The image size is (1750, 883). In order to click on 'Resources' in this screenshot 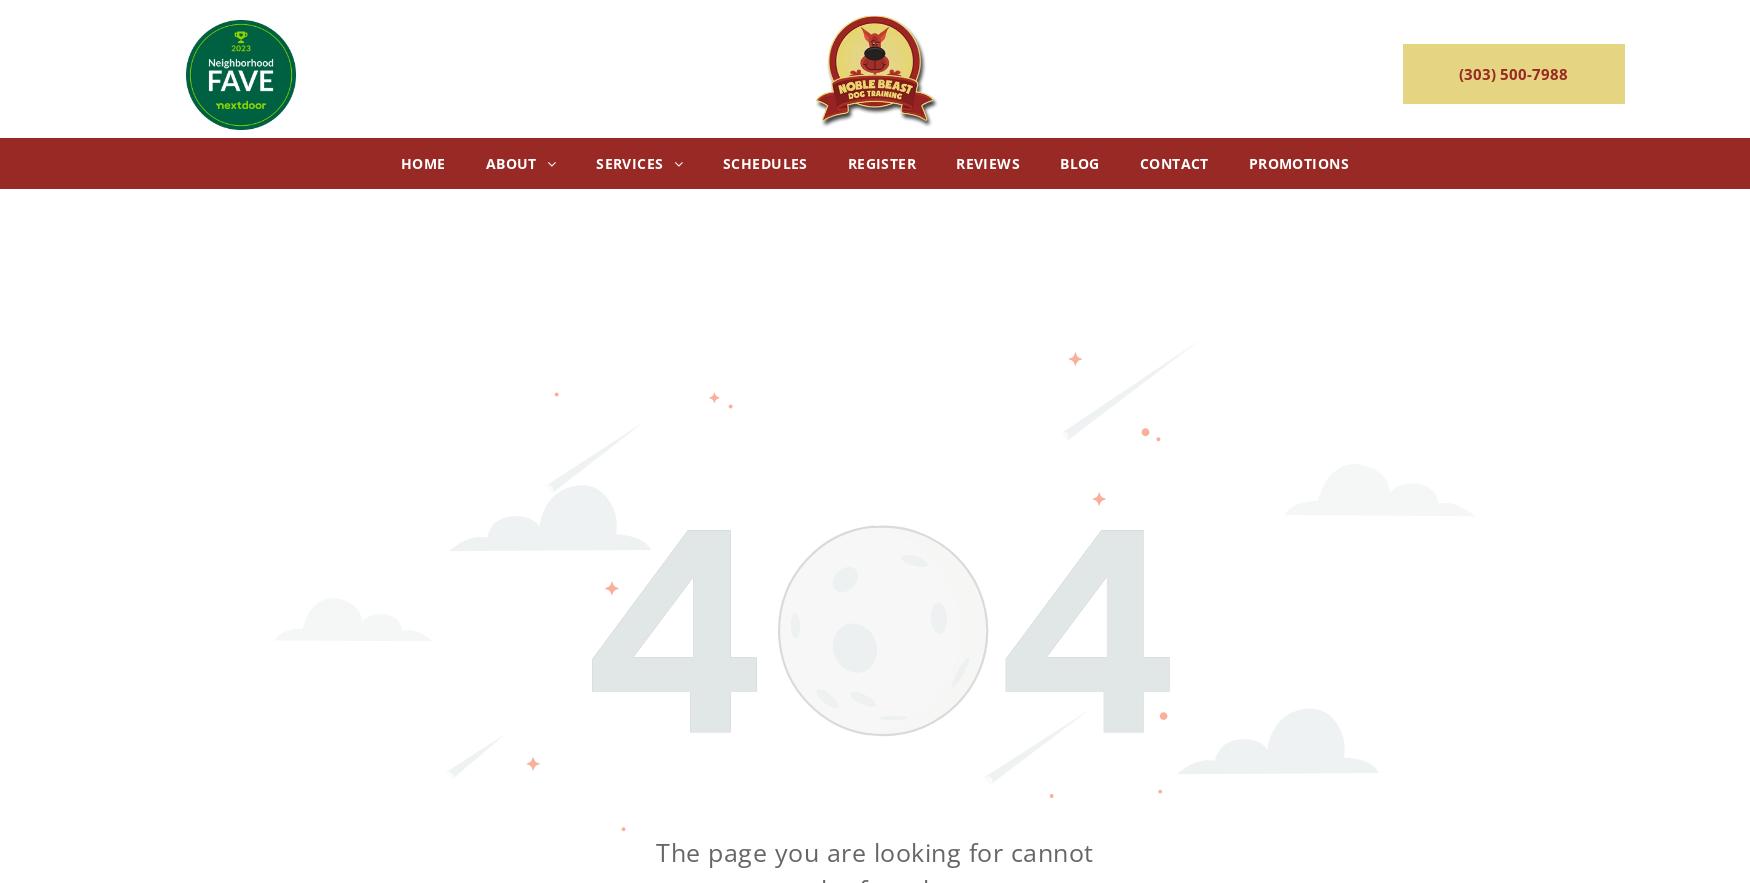, I will do `click(606, 431)`.